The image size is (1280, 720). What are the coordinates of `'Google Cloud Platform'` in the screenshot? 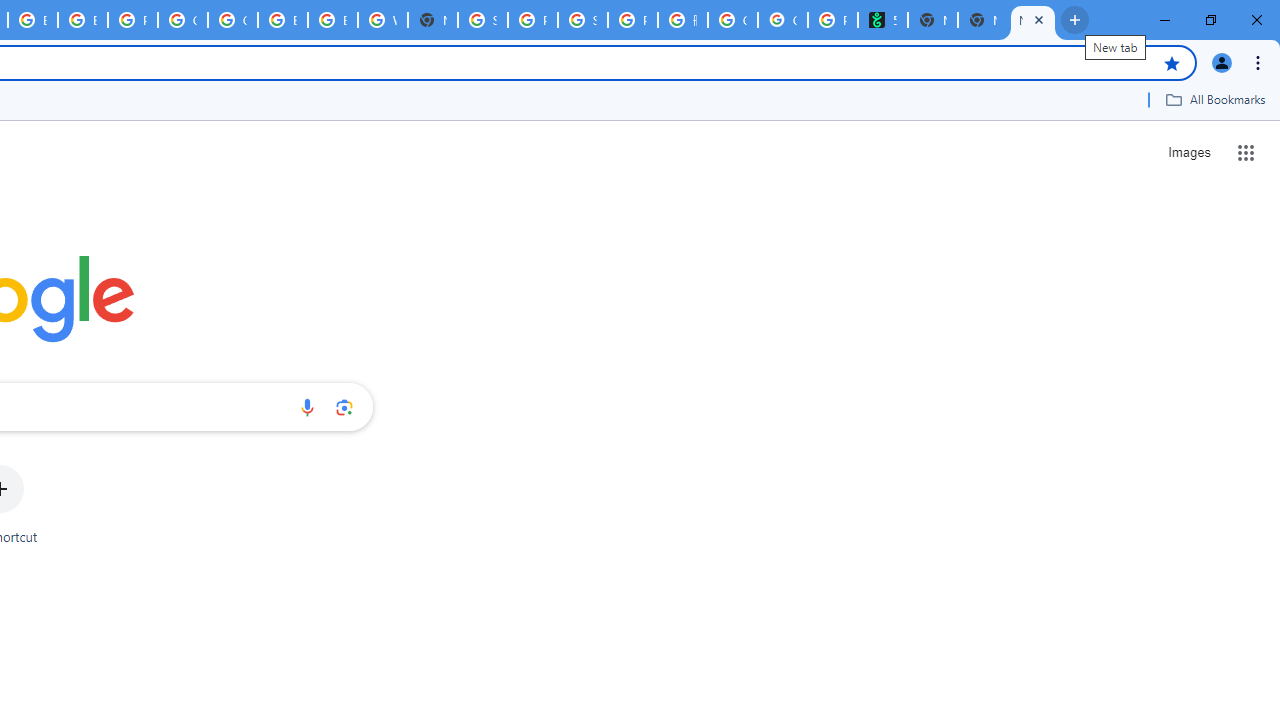 It's located at (232, 20).